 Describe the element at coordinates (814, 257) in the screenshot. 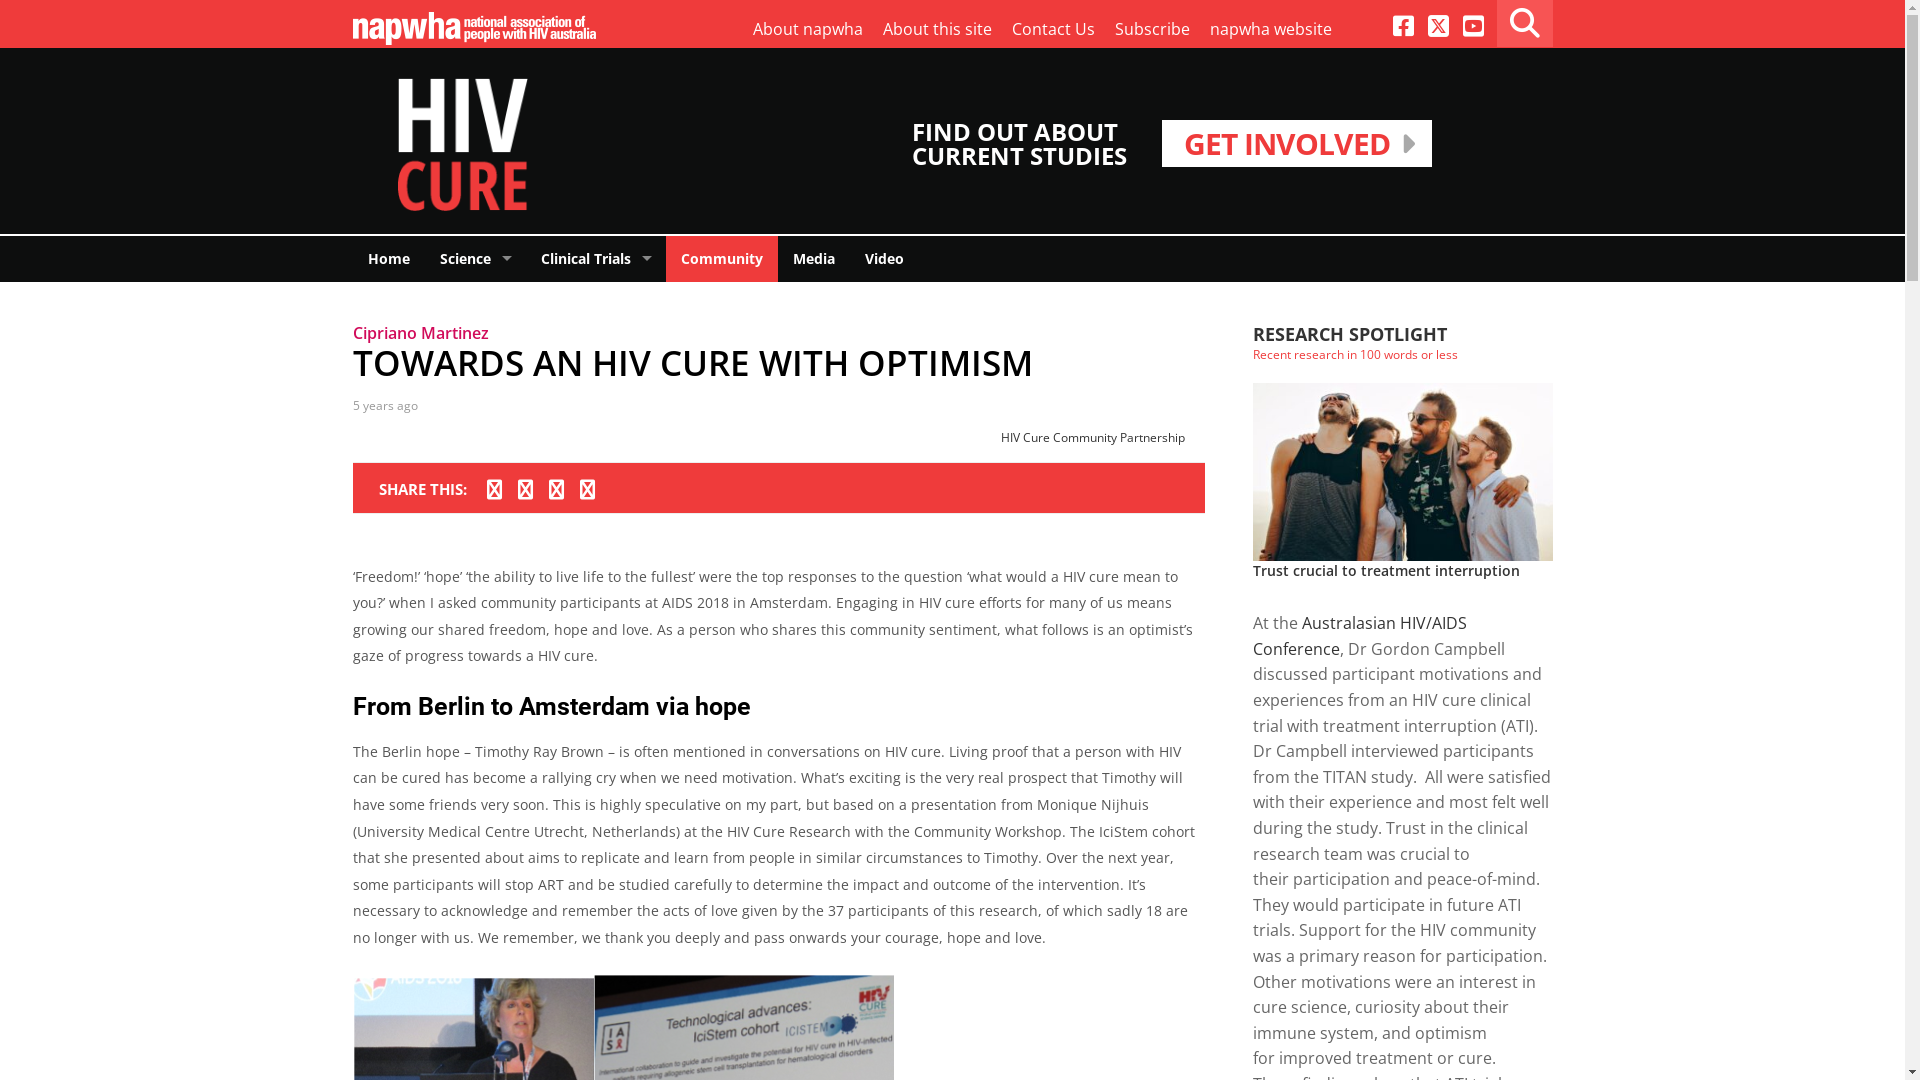

I see `'Media'` at that location.